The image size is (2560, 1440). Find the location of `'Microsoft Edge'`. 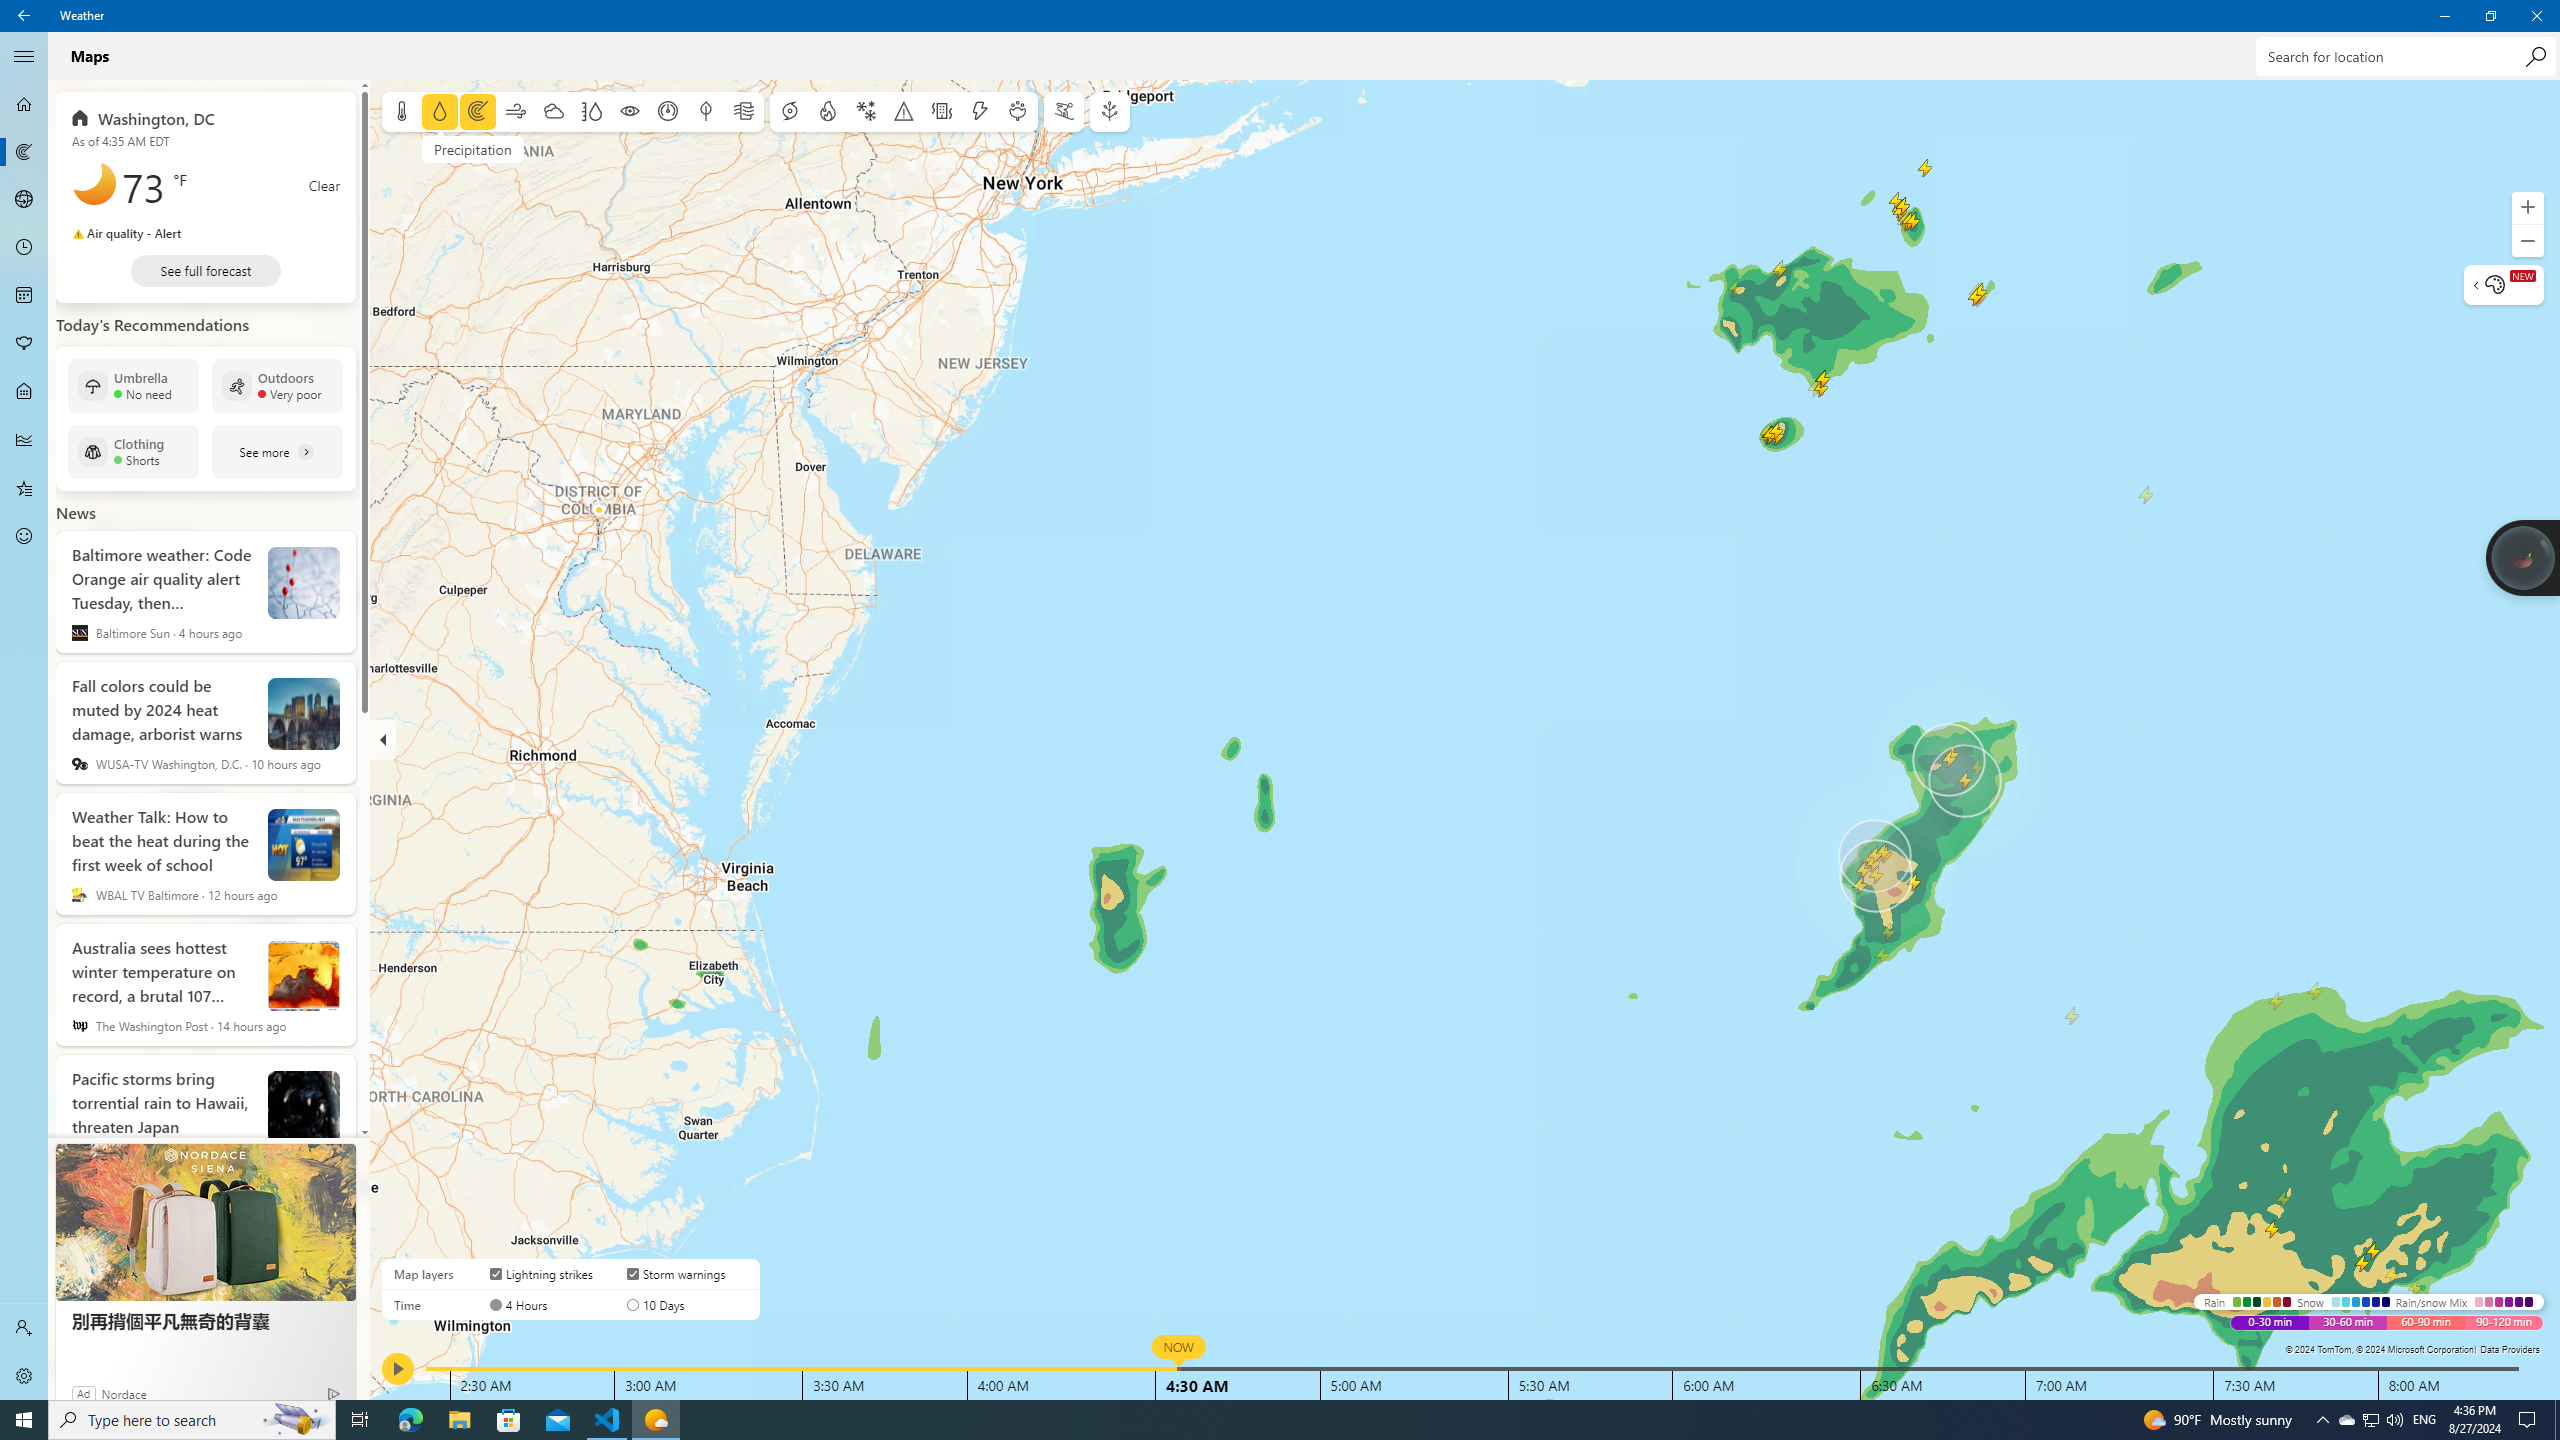

'Microsoft Edge' is located at coordinates (409, 1418).